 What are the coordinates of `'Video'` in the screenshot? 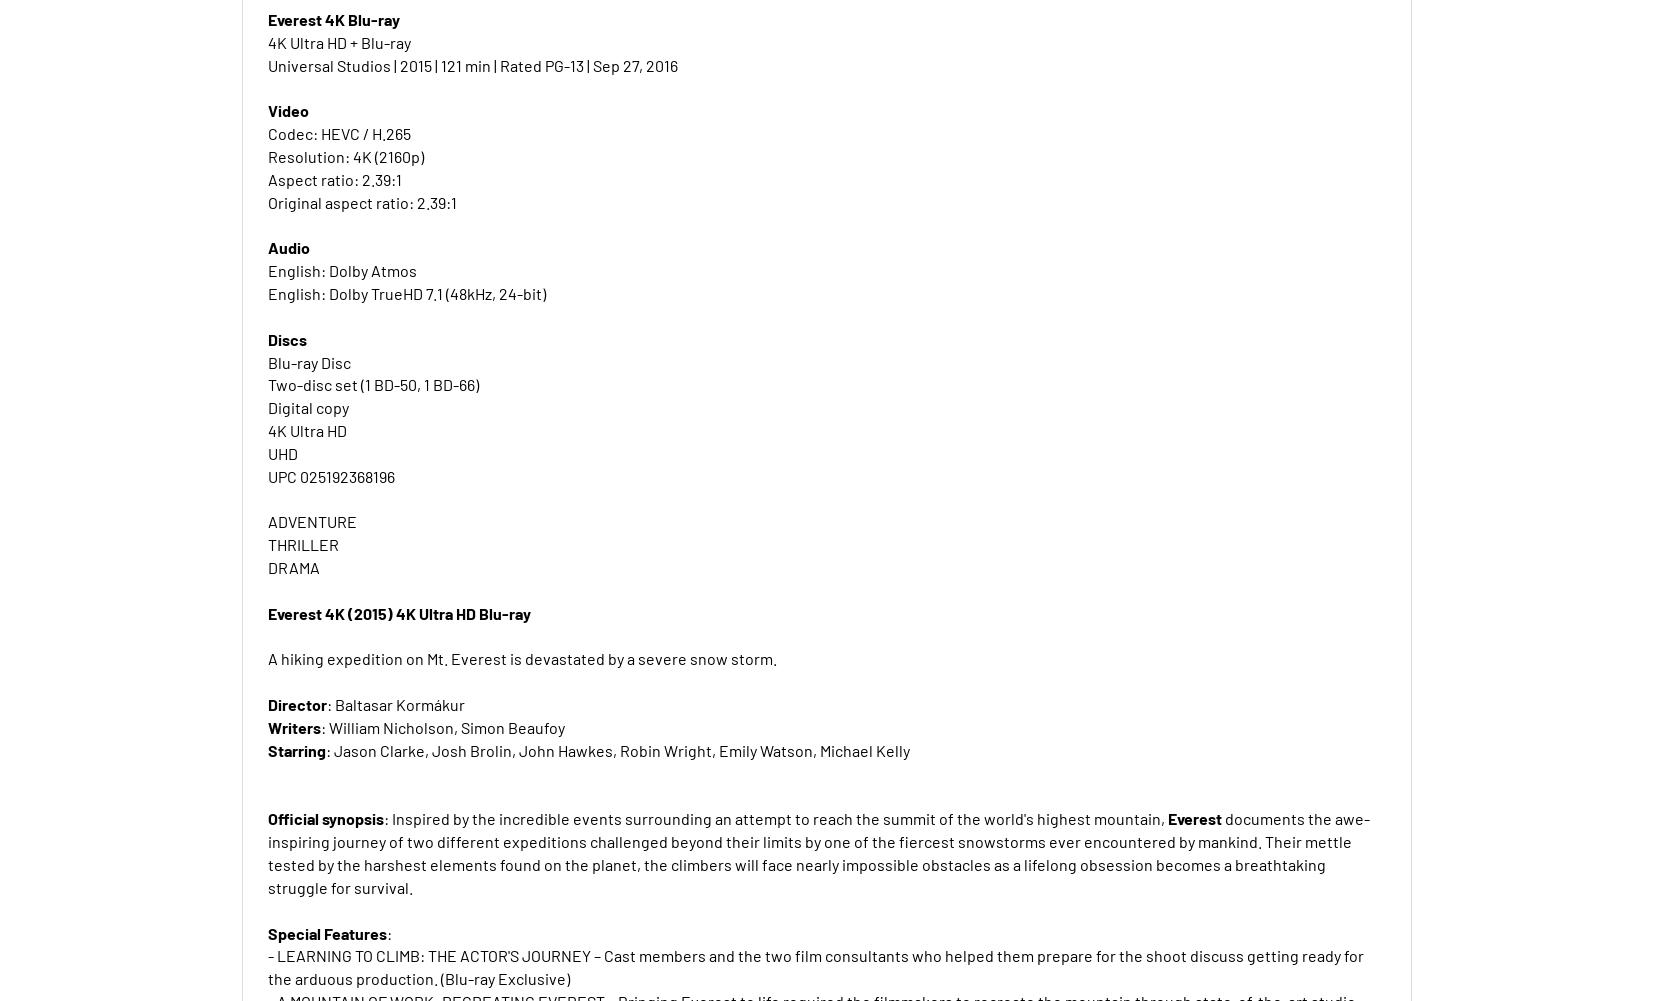 It's located at (286, 109).